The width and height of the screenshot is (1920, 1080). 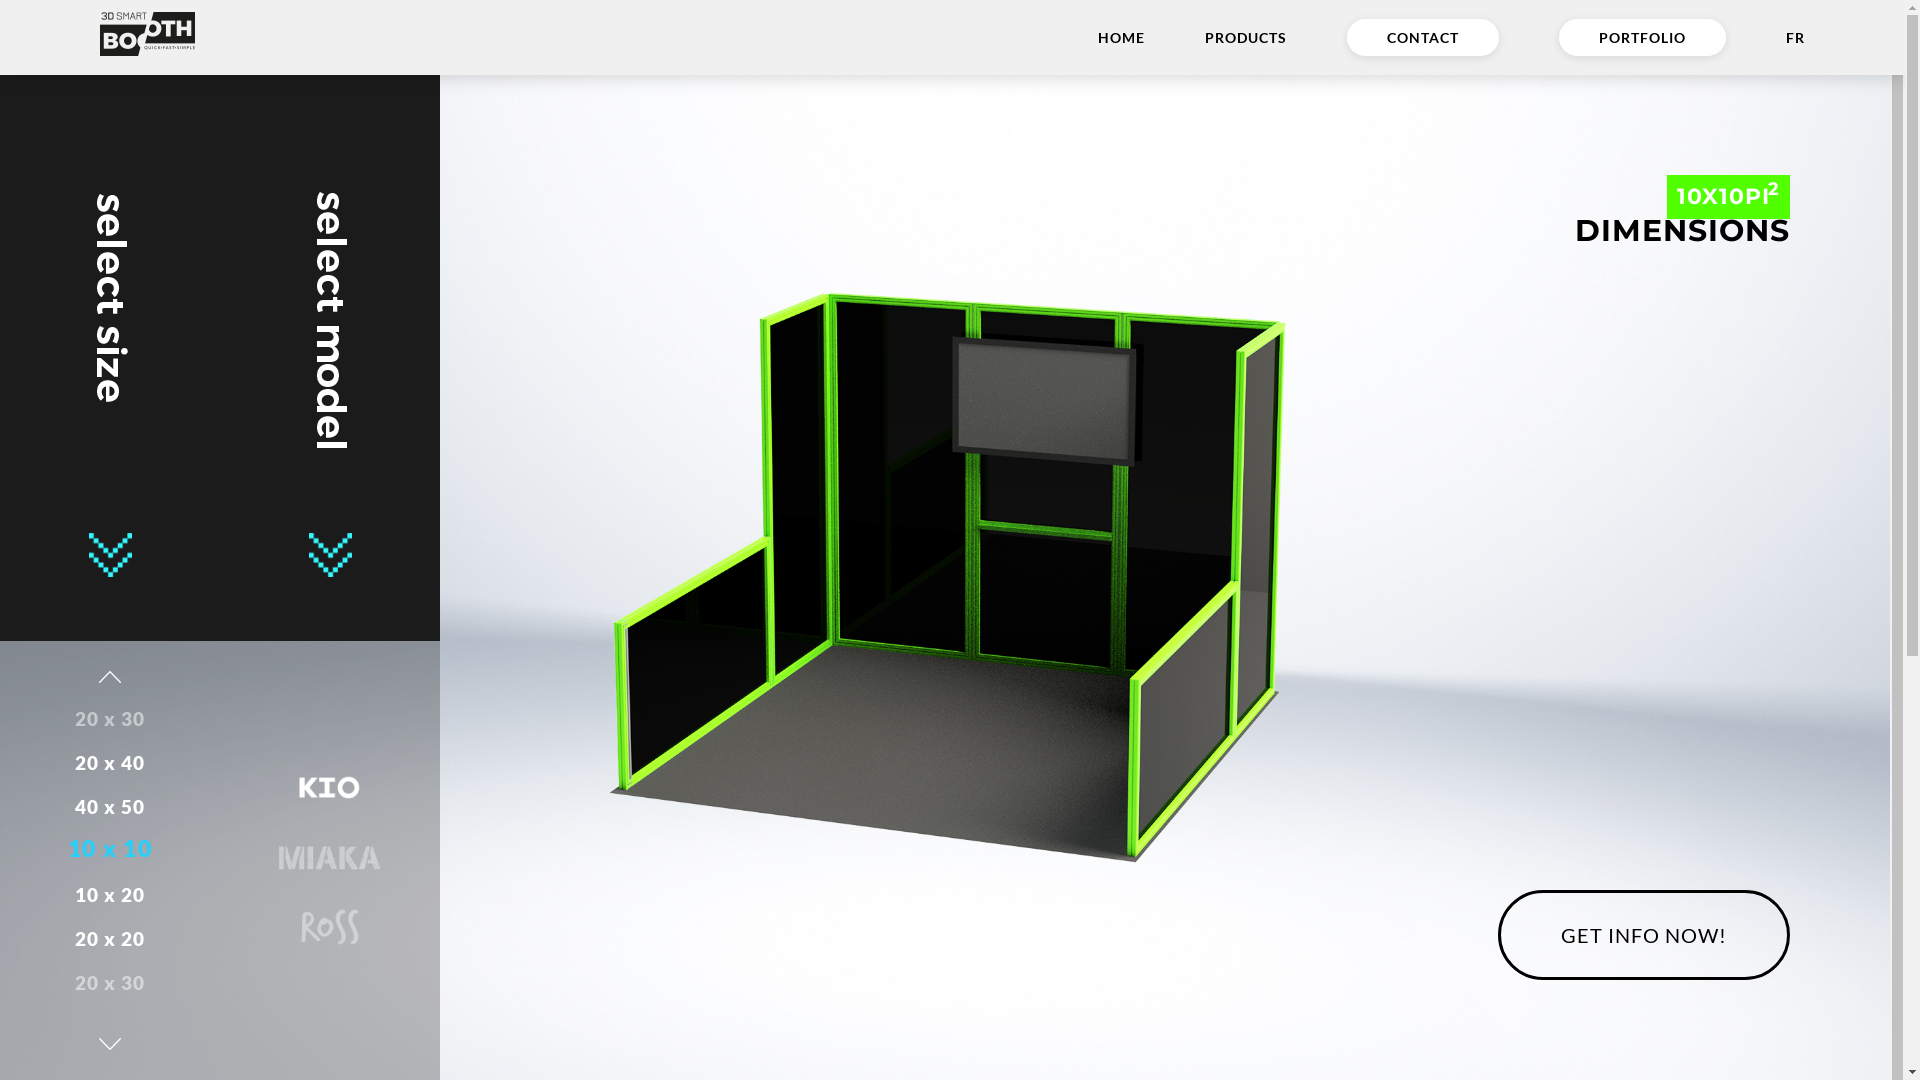 What do you see at coordinates (1245, 37) in the screenshot?
I see `'PRODUCTS'` at bounding box center [1245, 37].